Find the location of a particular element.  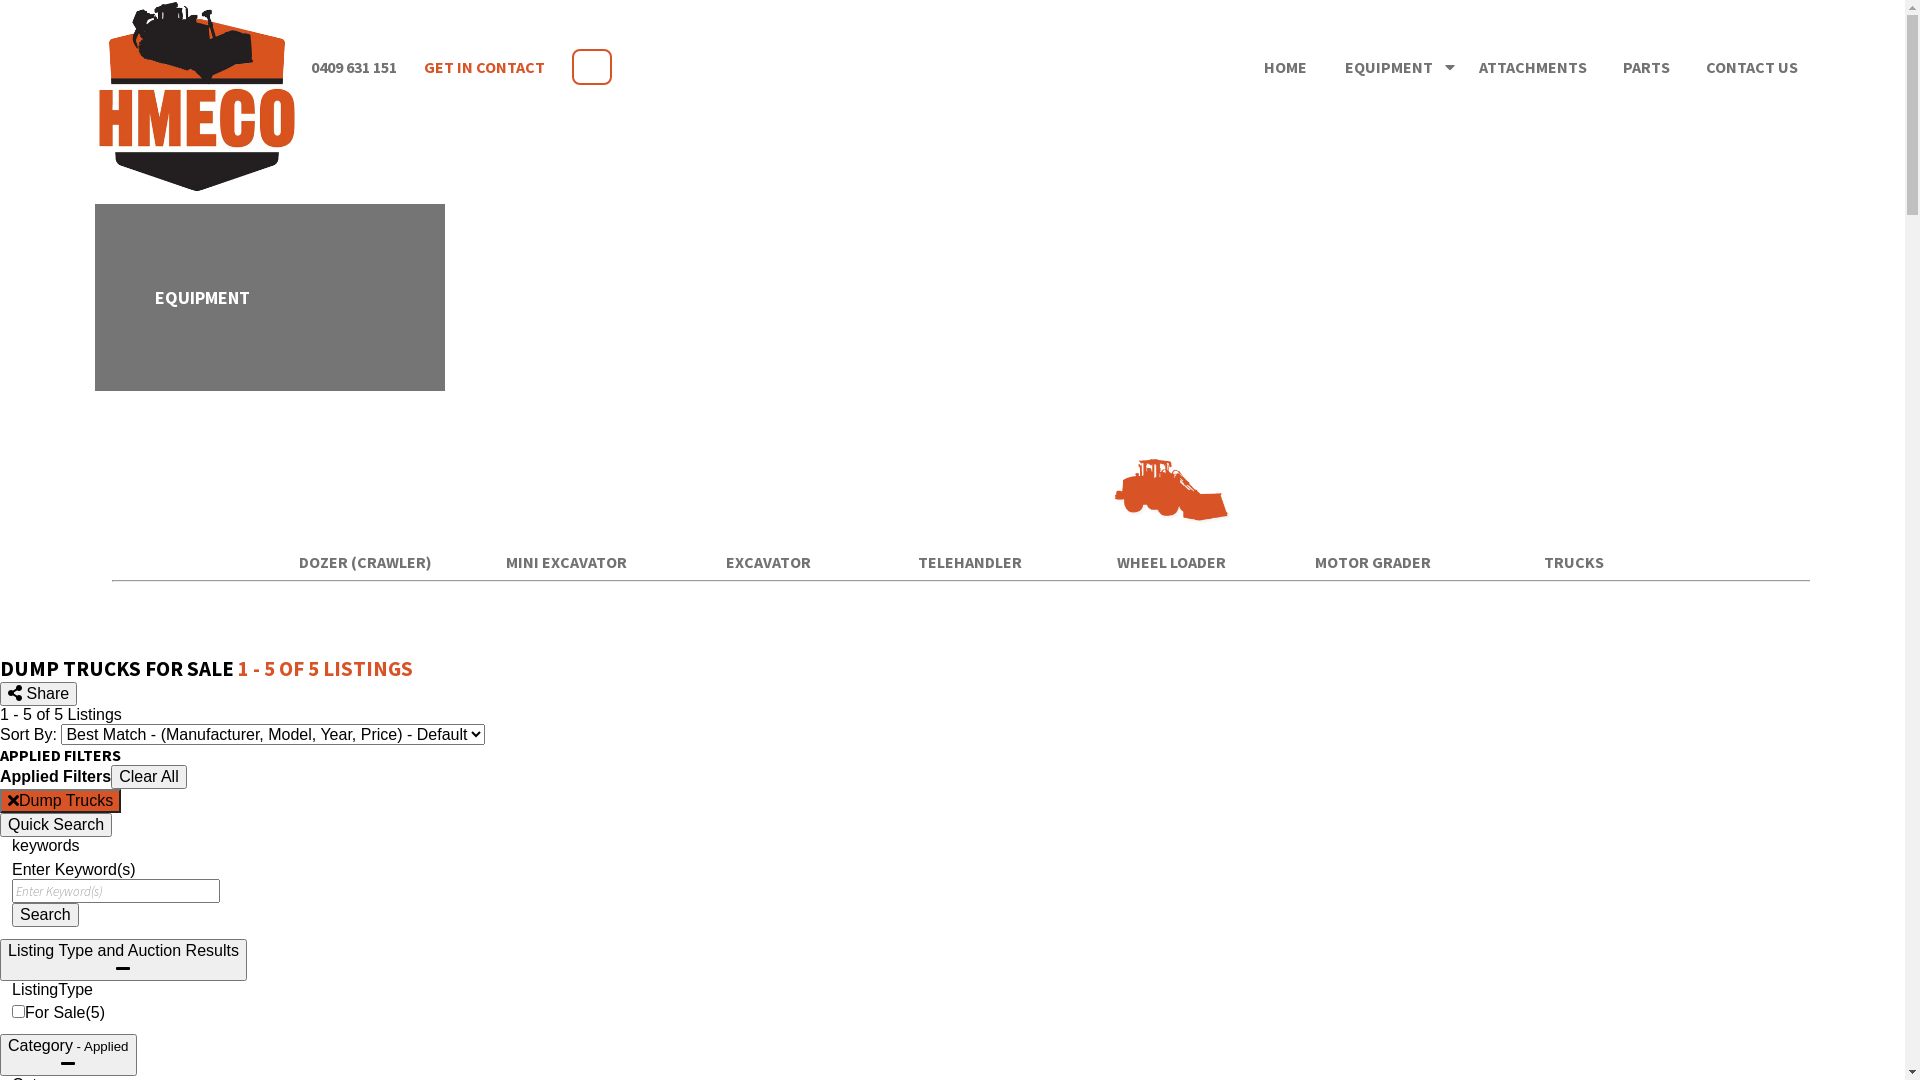

'EXCAVATOR' is located at coordinates (767, 562).